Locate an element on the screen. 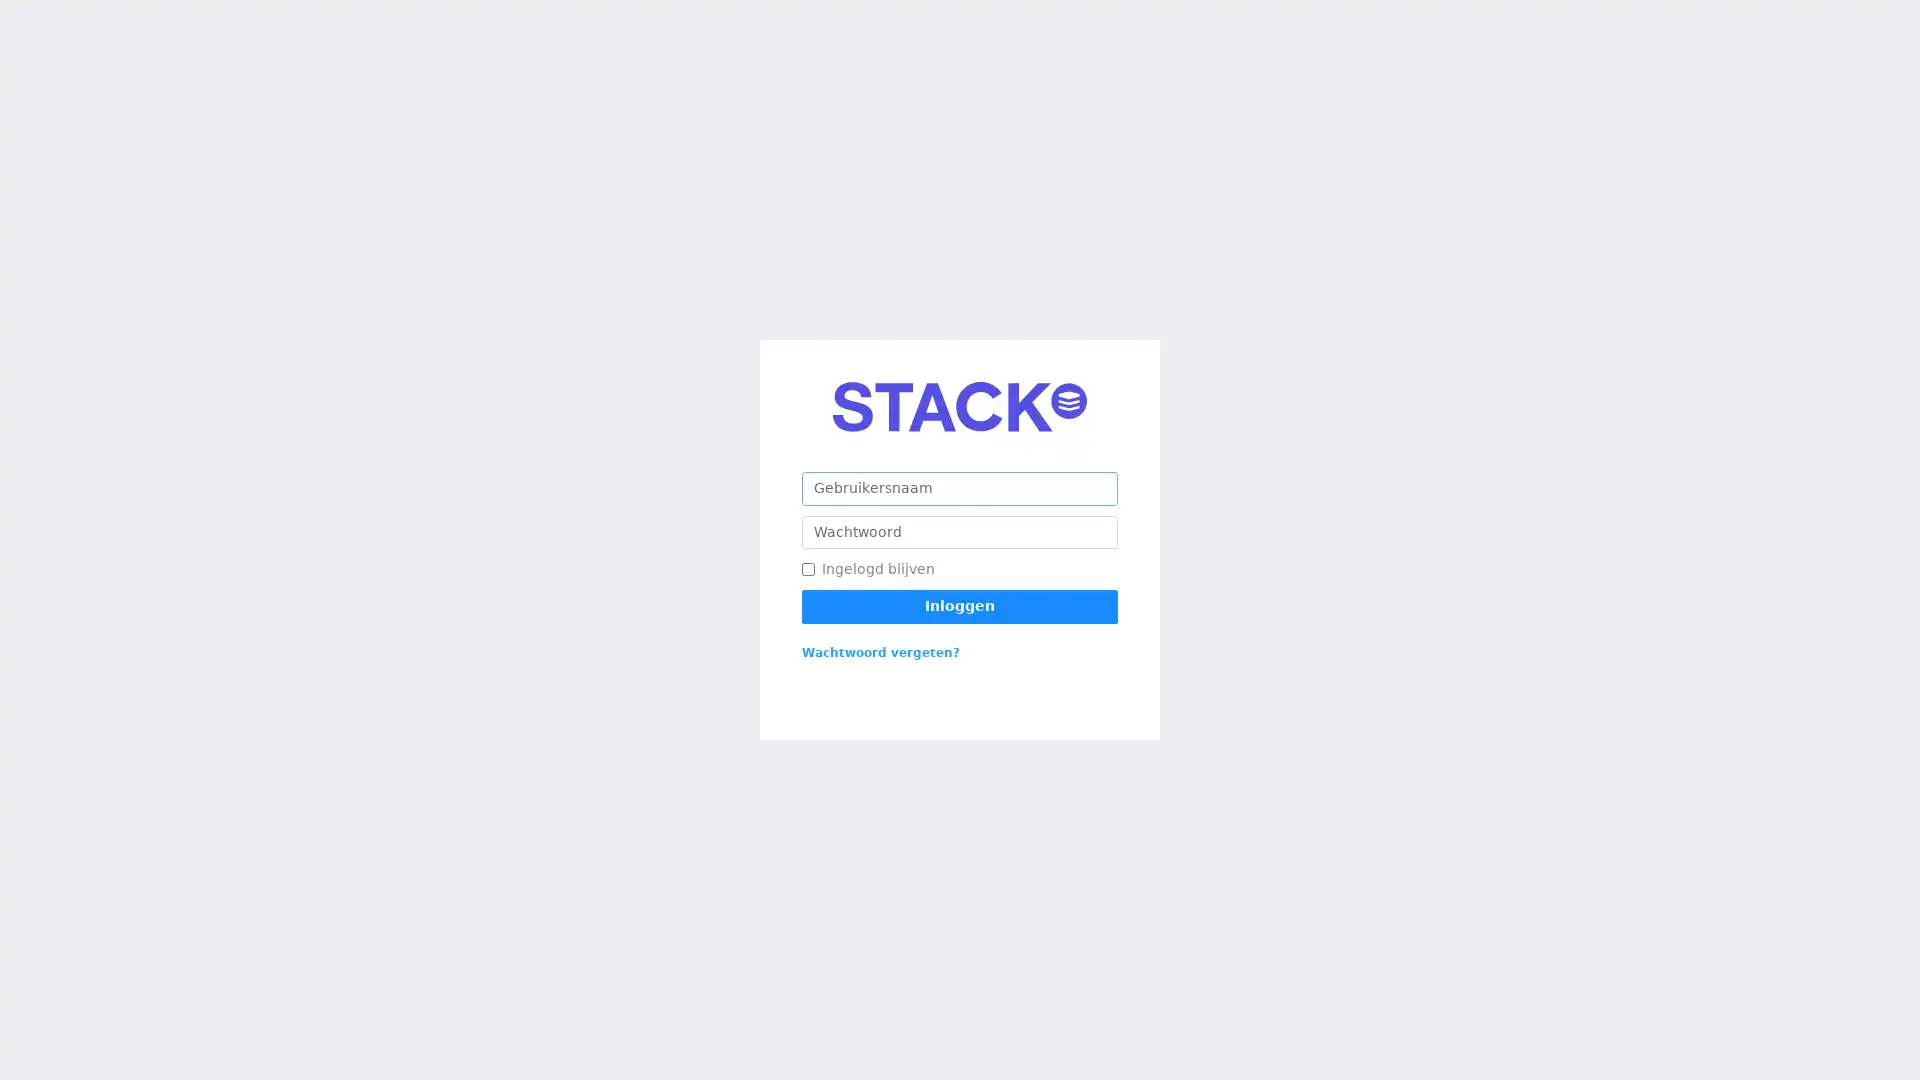  Inloggen is located at coordinates (960, 605).